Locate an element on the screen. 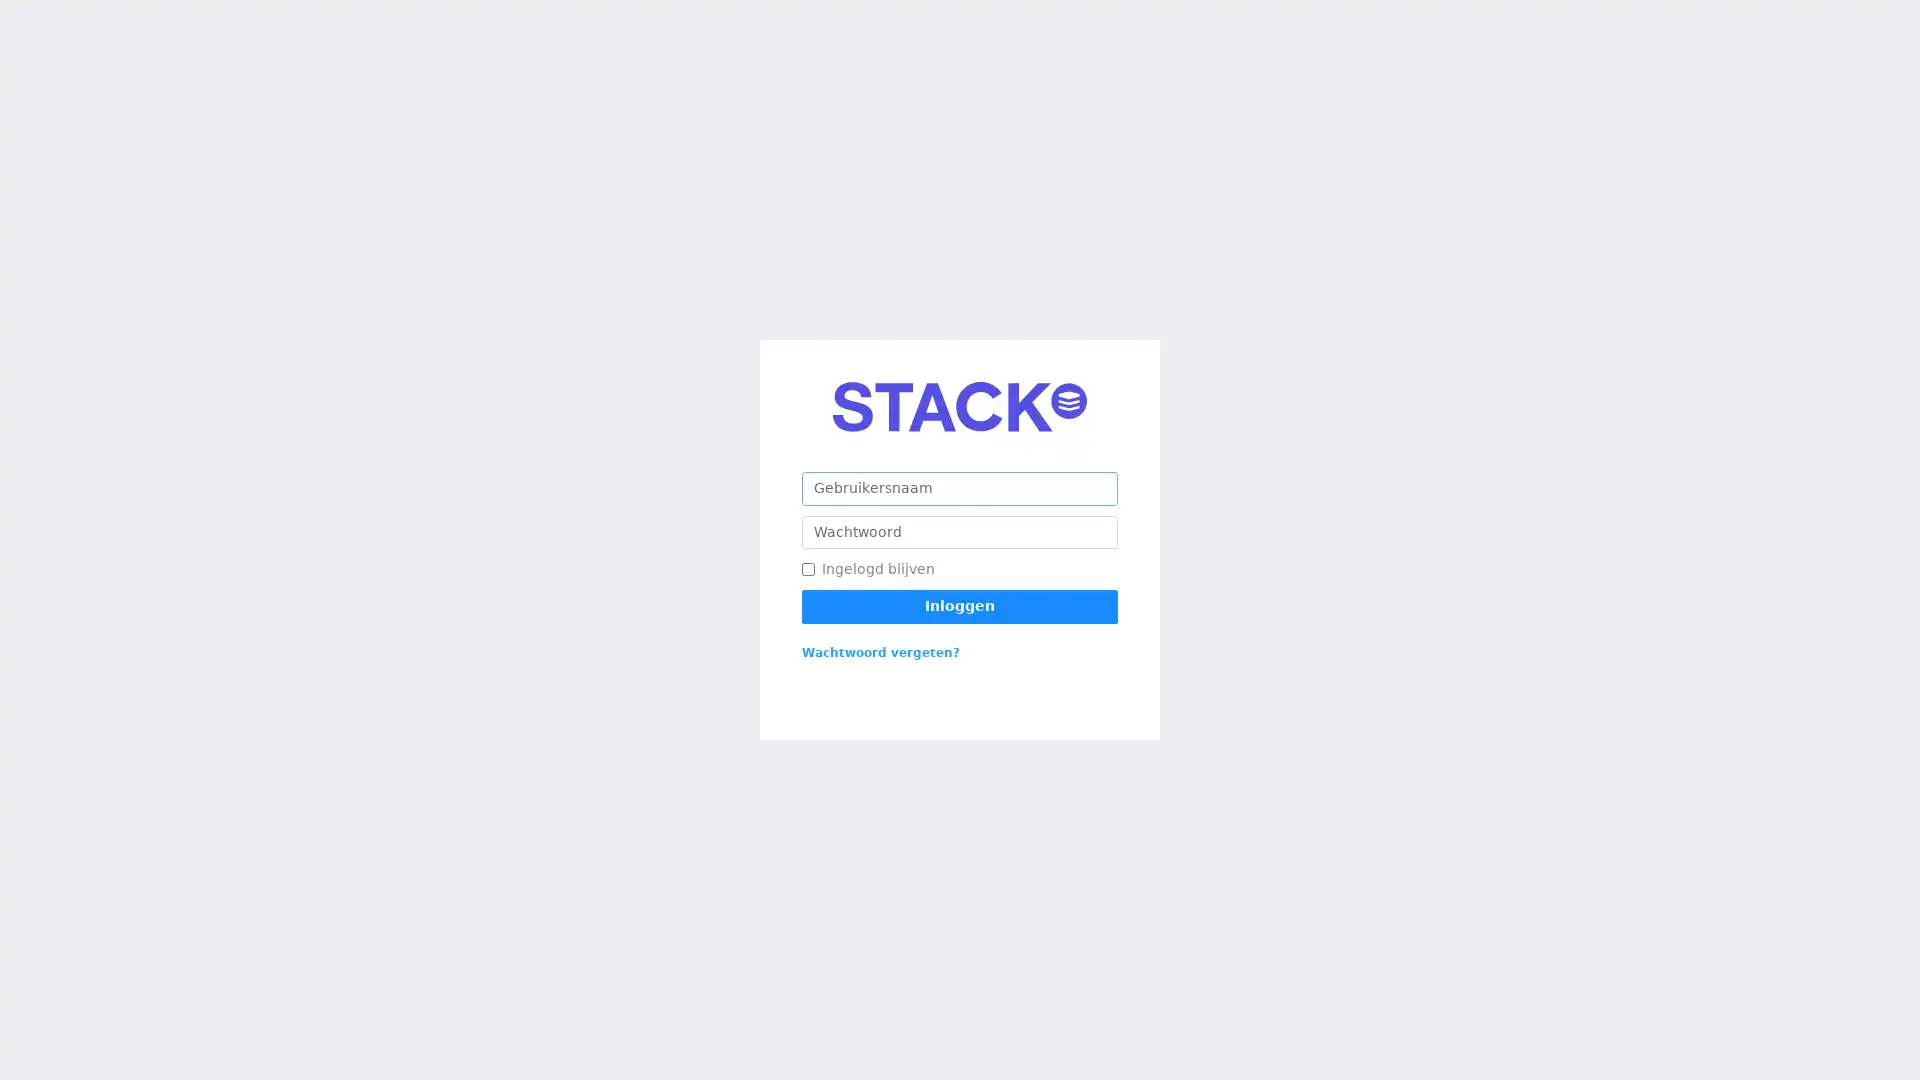  Inloggen is located at coordinates (960, 605).